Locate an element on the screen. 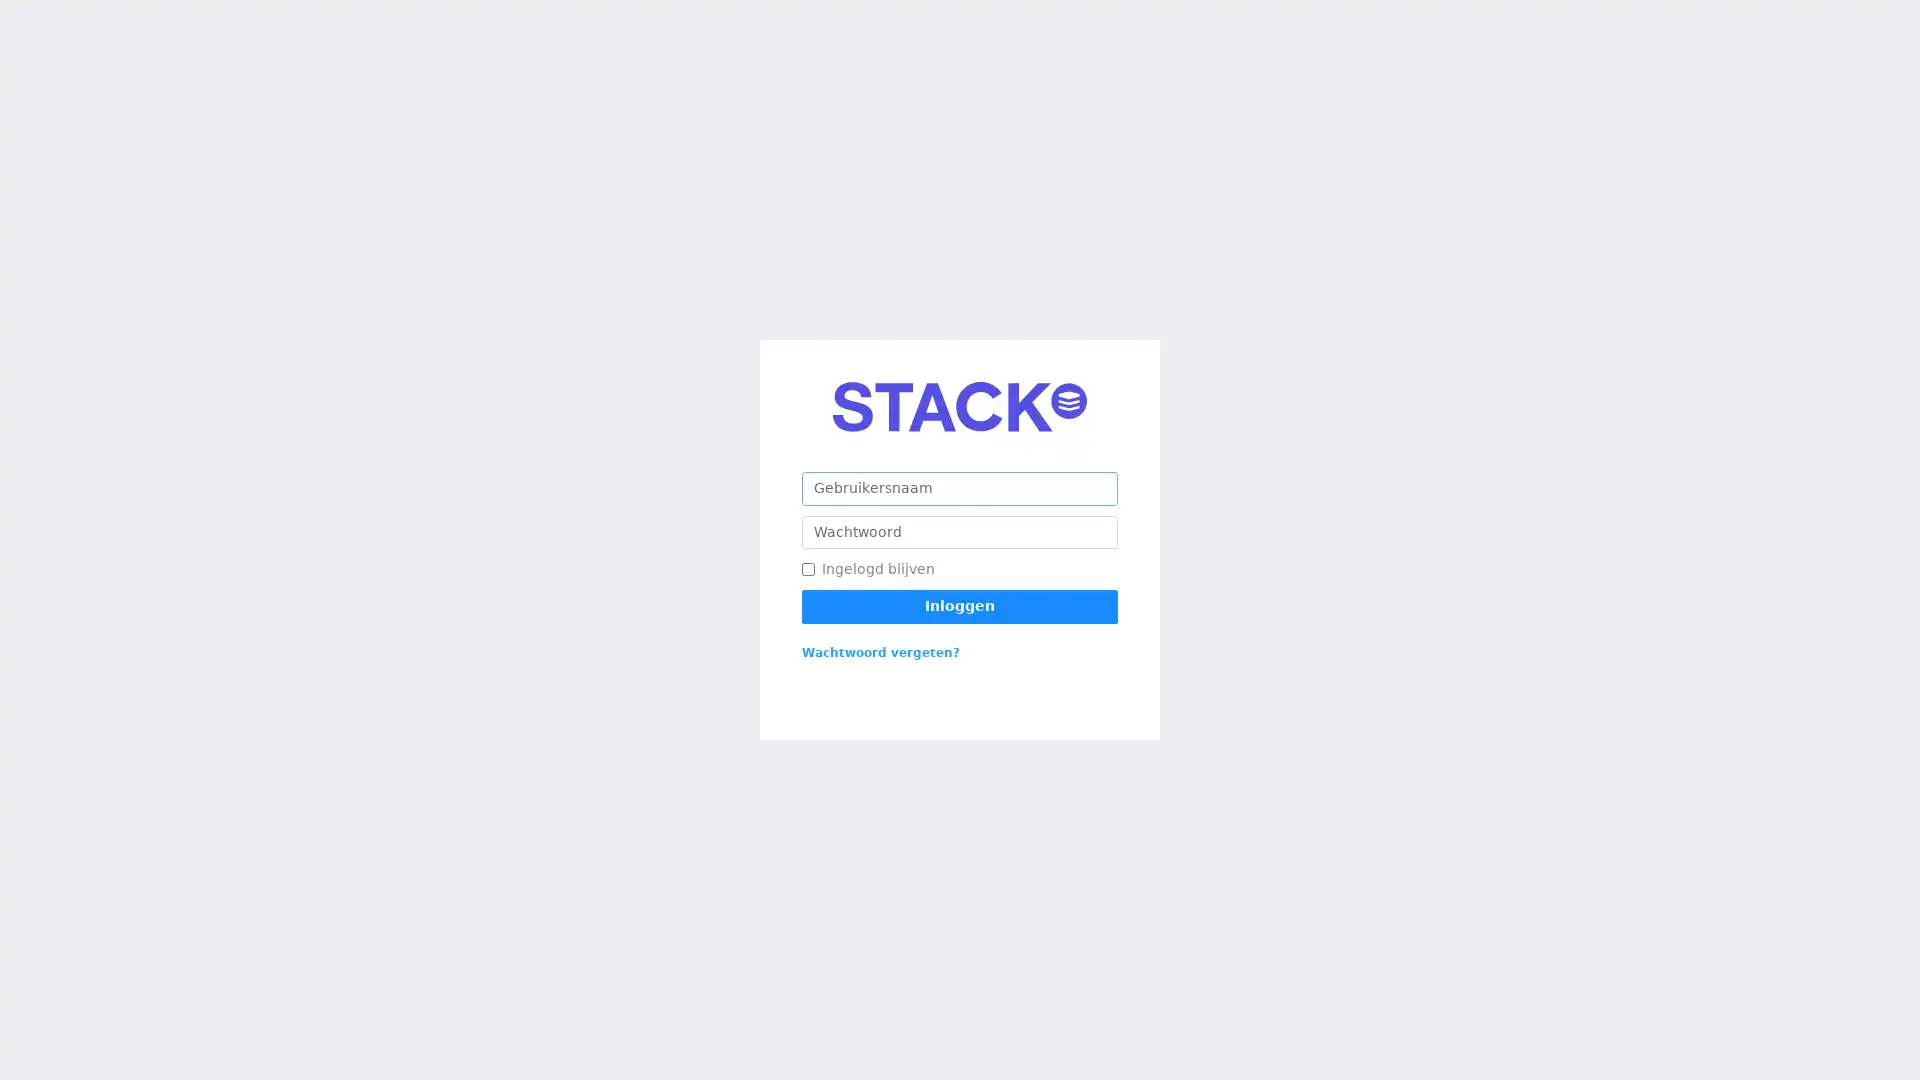  Inloggen is located at coordinates (960, 605).